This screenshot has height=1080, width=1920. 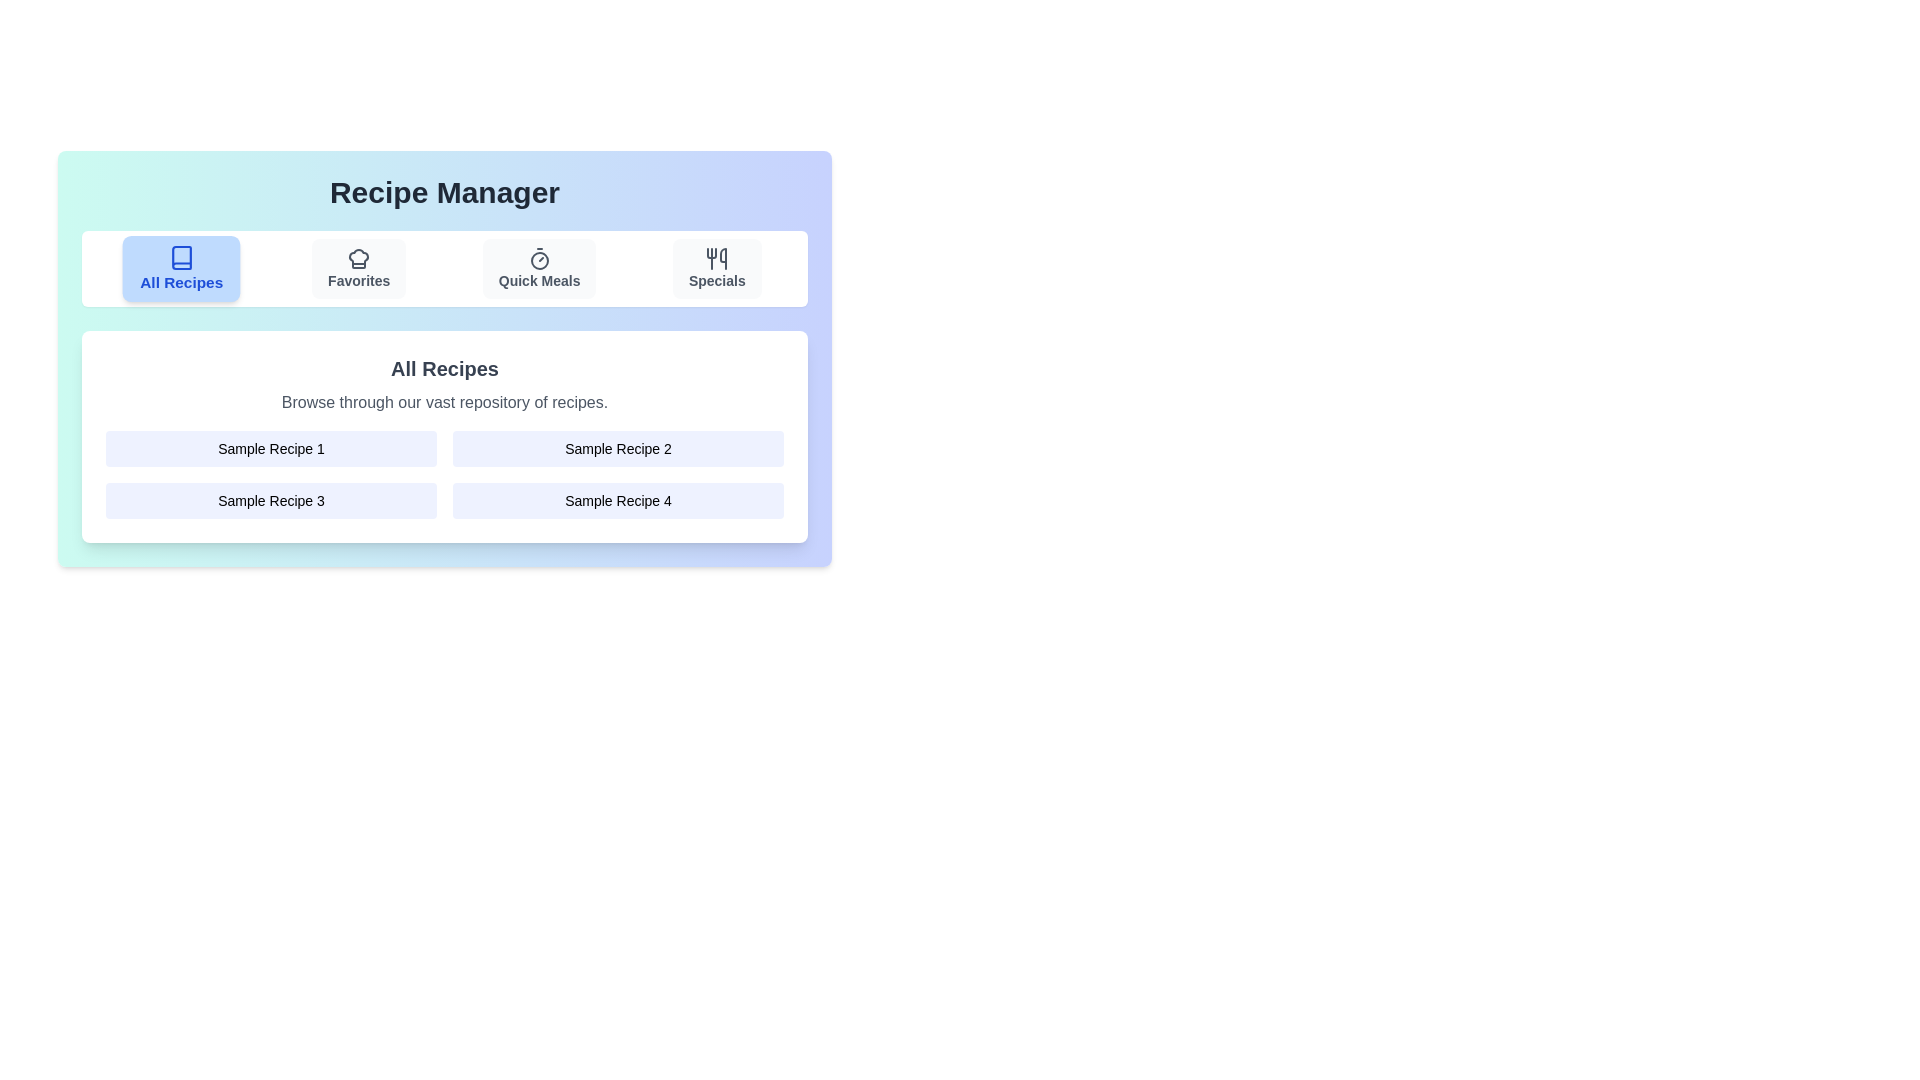 I want to click on the tab button labeled Favorites to see its interactive feedback, so click(x=359, y=268).